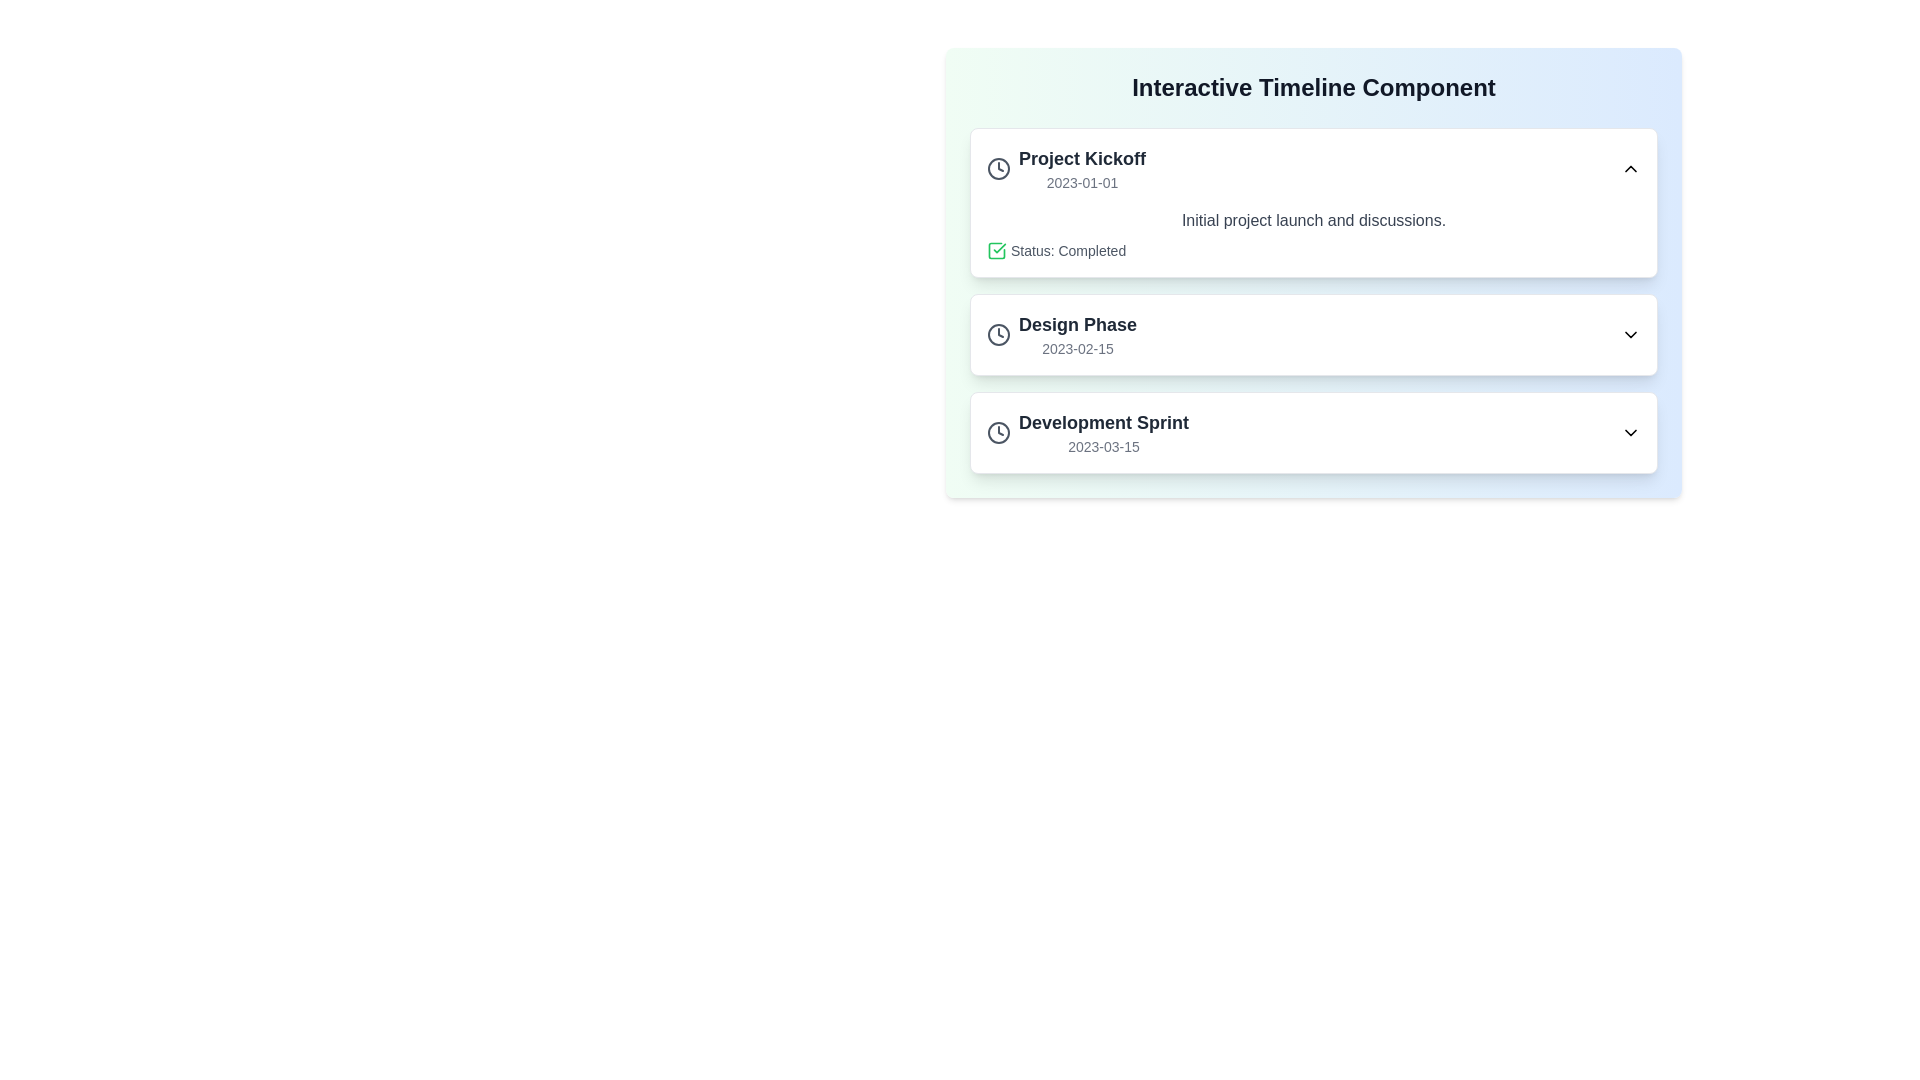 This screenshot has width=1920, height=1080. Describe the element at coordinates (1314, 203) in the screenshot. I see `the 'Project Kickoff' card in the 'Interactive Timeline Component' that provides details about the kickoff, its date, and its current status` at that location.